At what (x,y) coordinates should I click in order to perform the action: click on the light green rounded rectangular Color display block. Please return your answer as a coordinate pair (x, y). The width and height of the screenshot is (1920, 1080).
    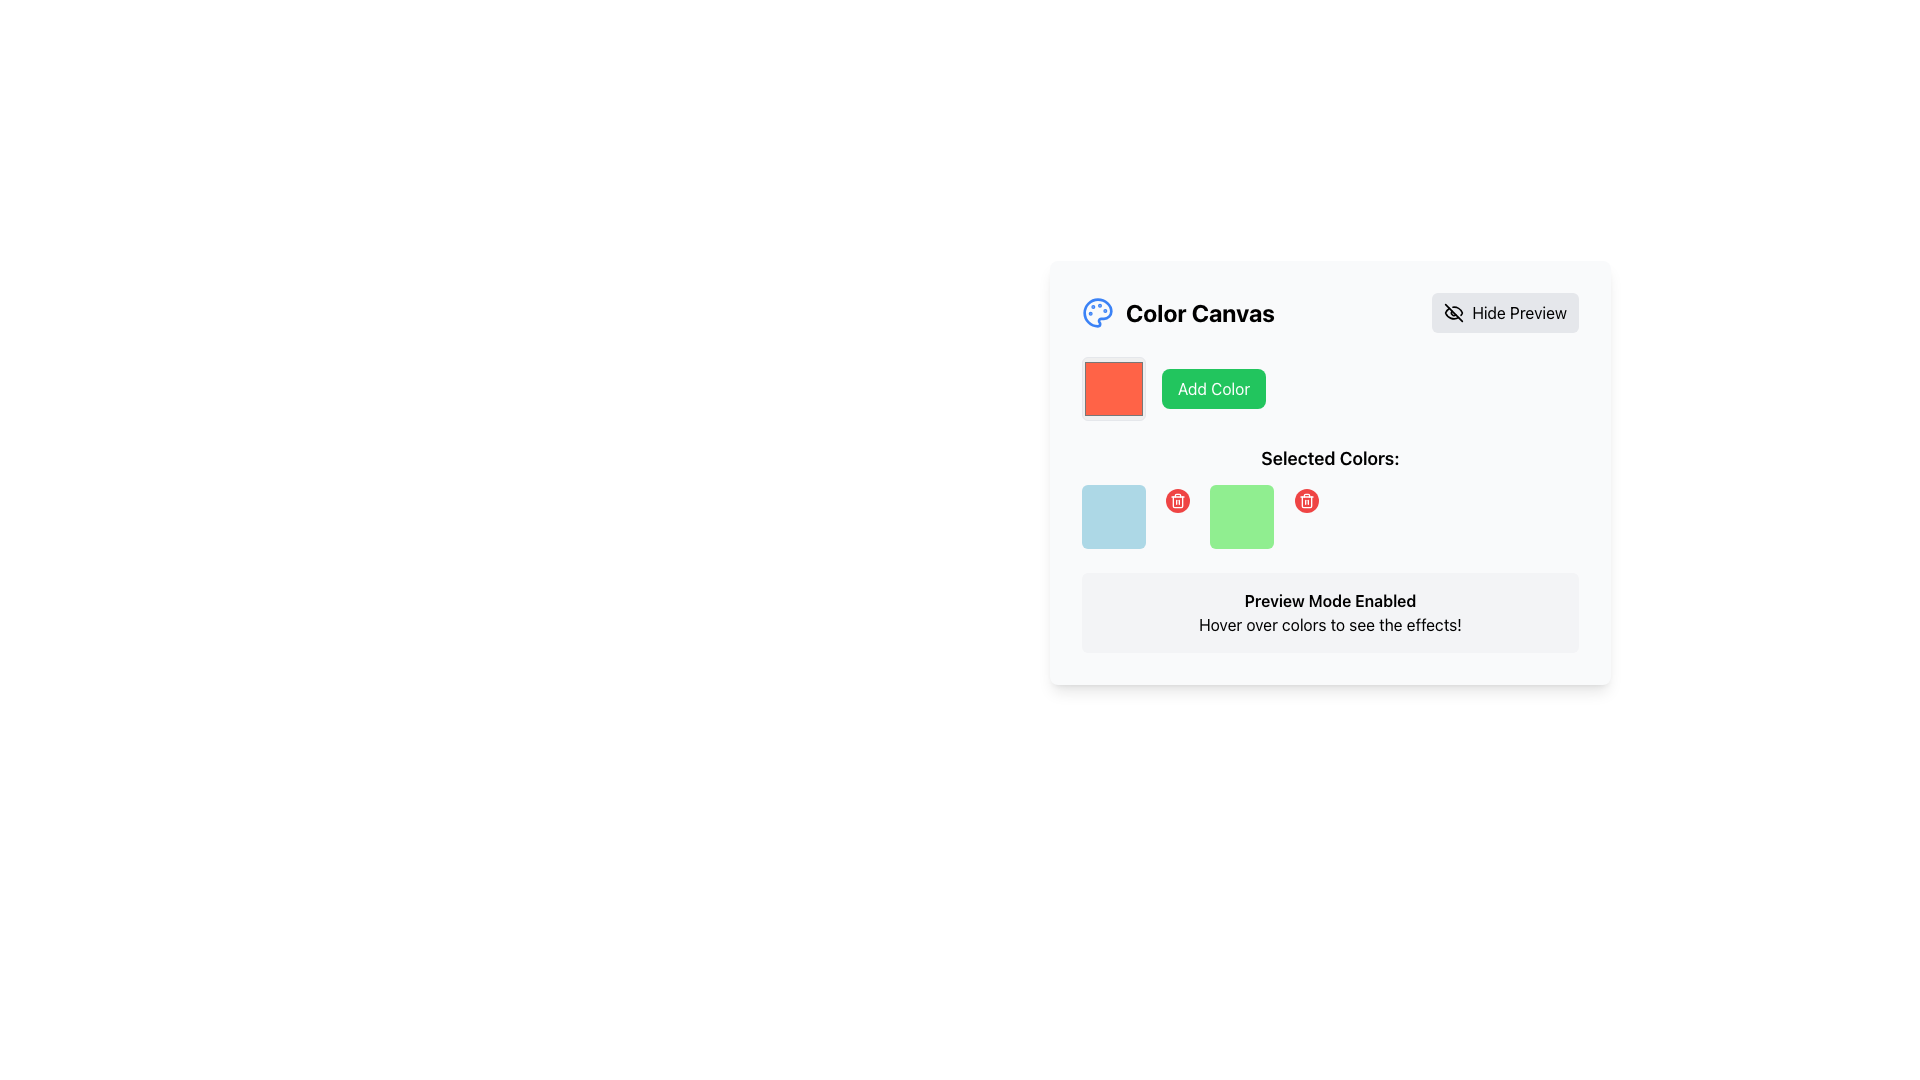
    Looking at the image, I should click on (1265, 515).